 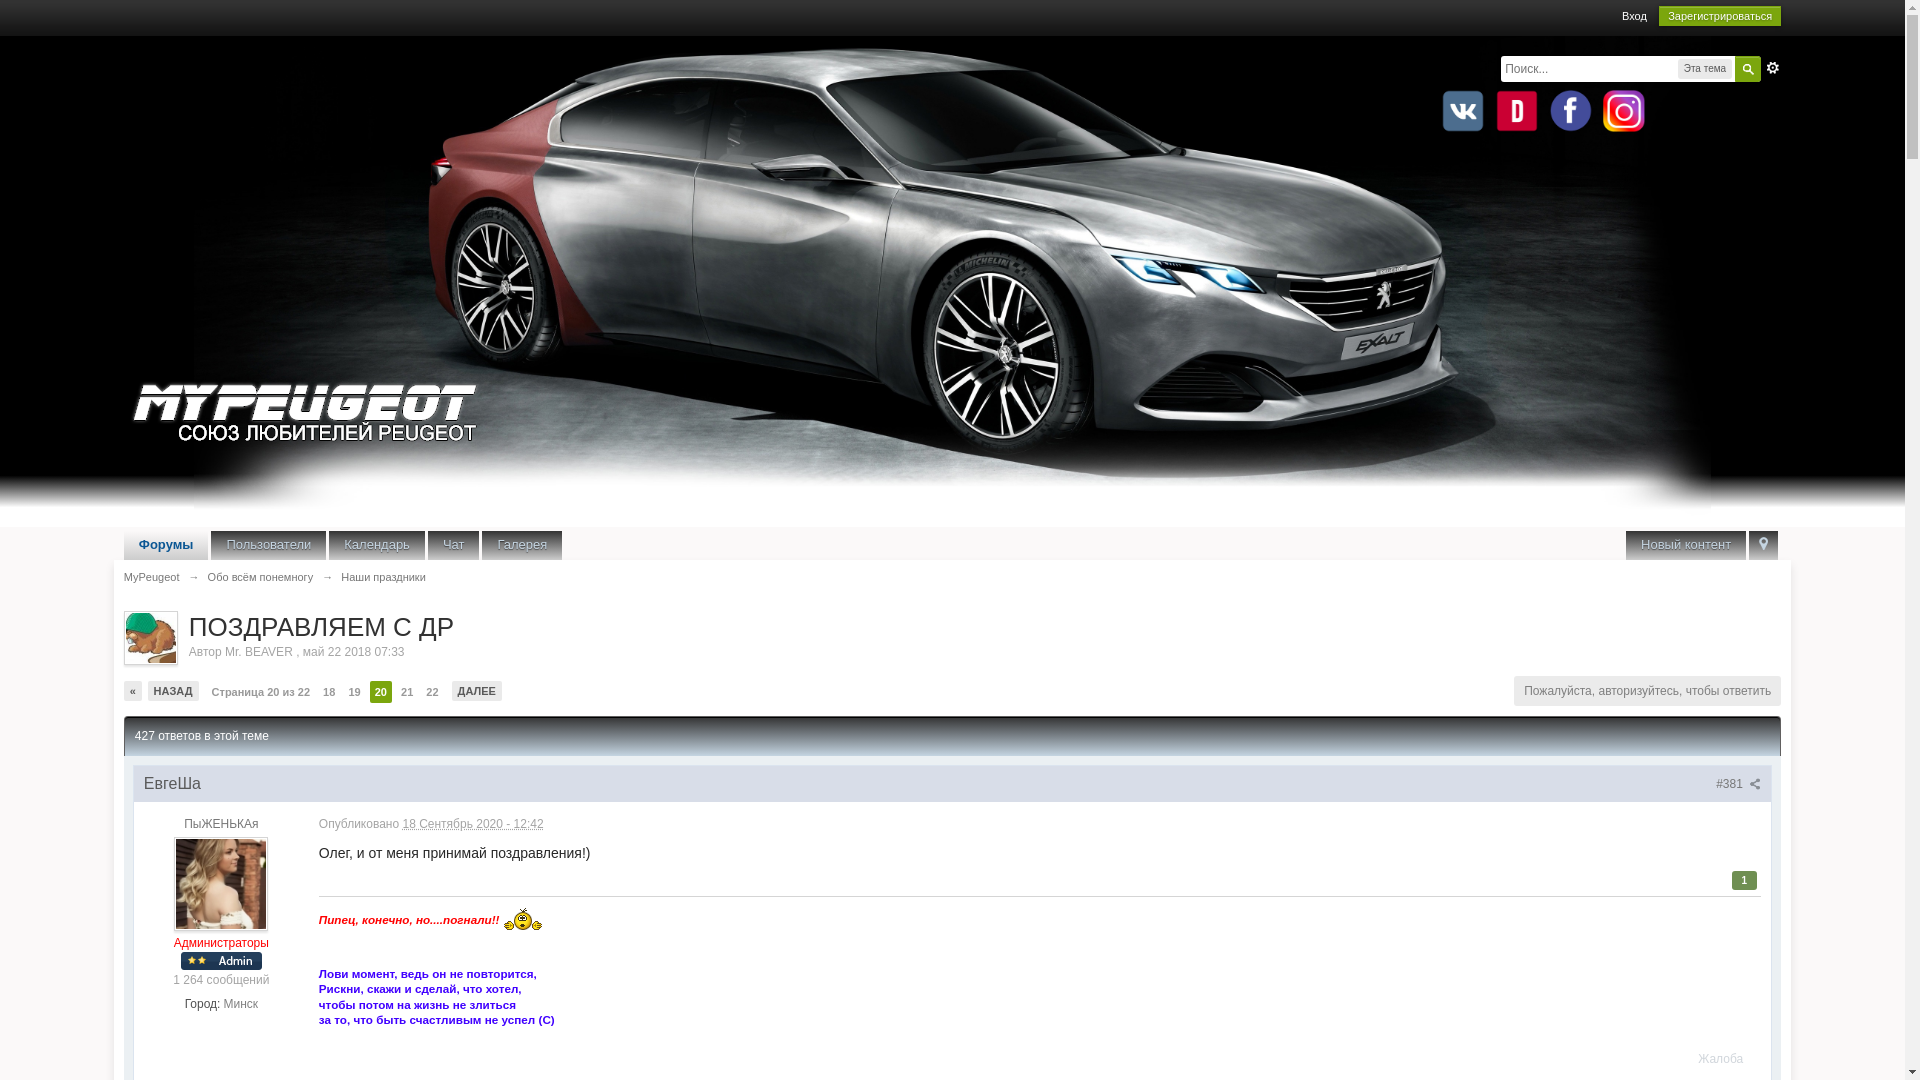 What do you see at coordinates (1544, 111) in the screenshot?
I see `'Facebook'` at bounding box center [1544, 111].